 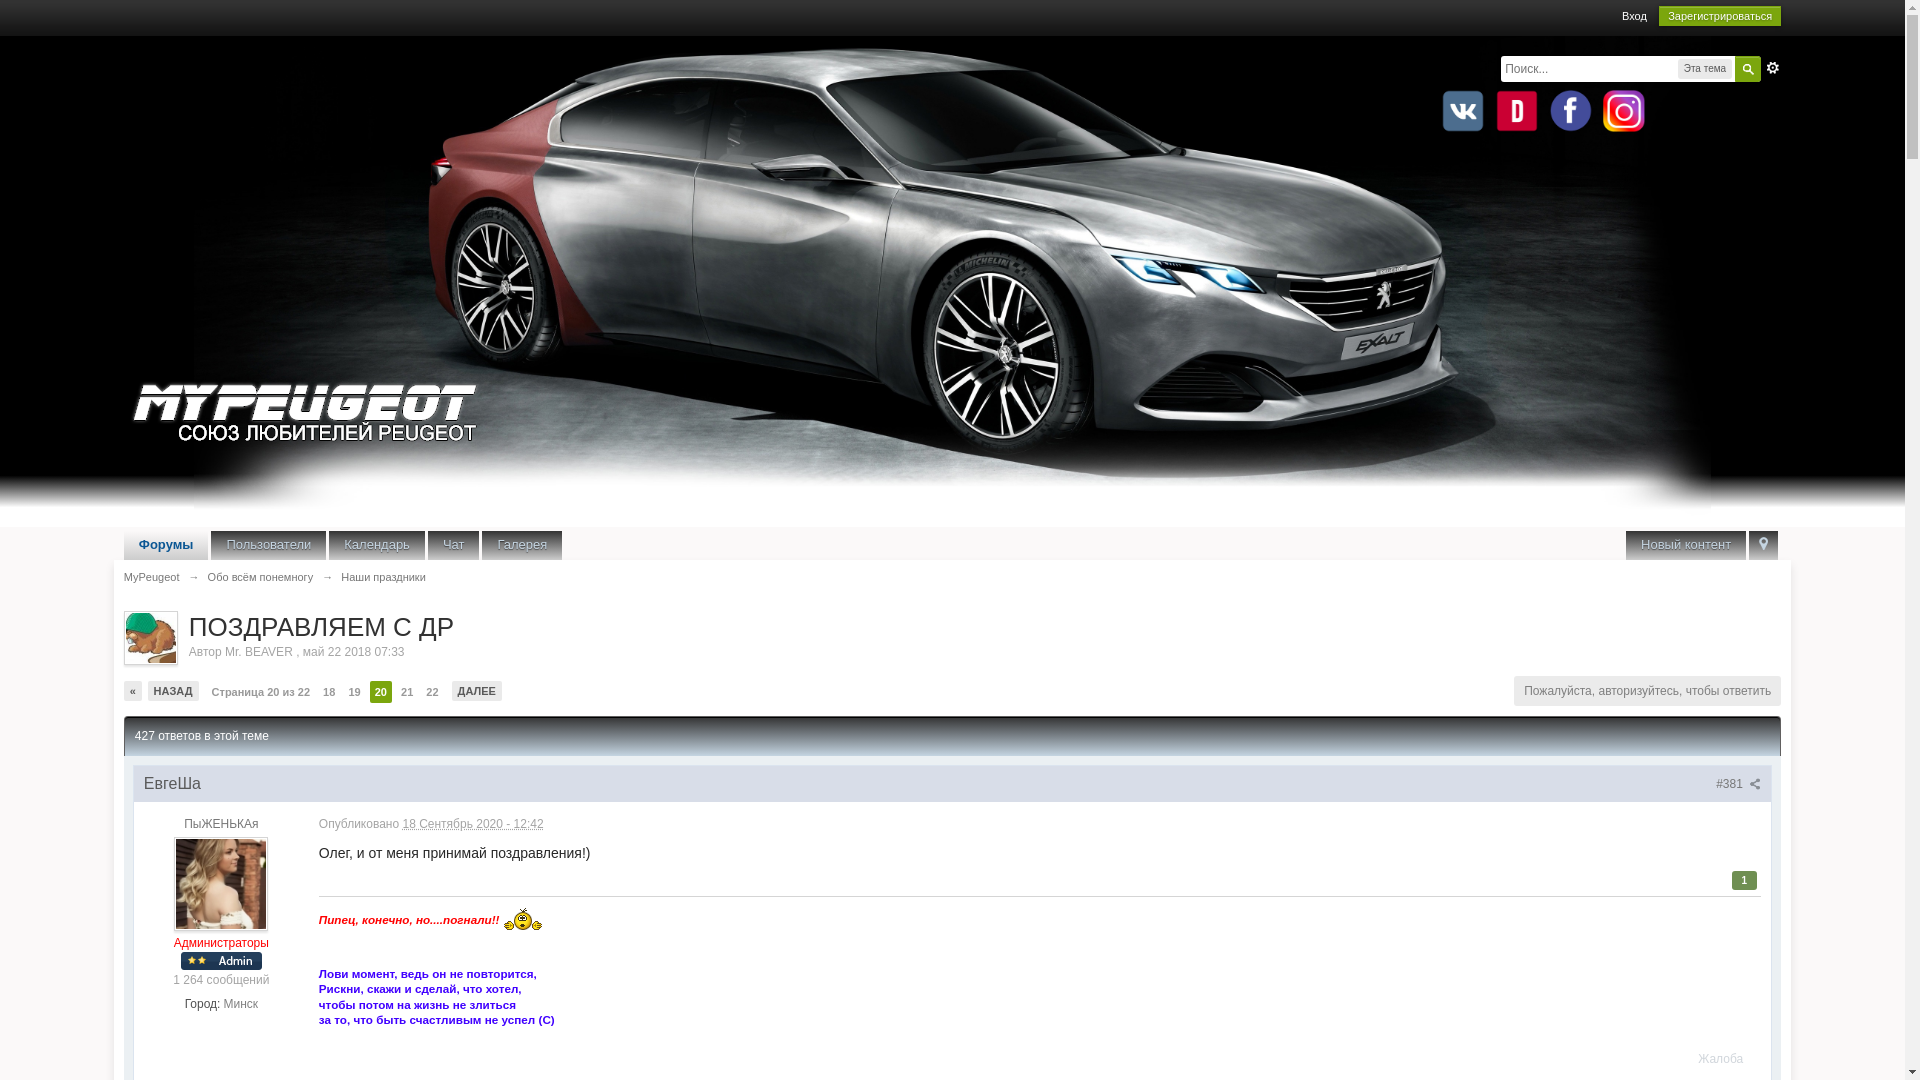 What do you see at coordinates (1544, 111) in the screenshot?
I see `'Facebook'` at bounding box center [1544, 111].